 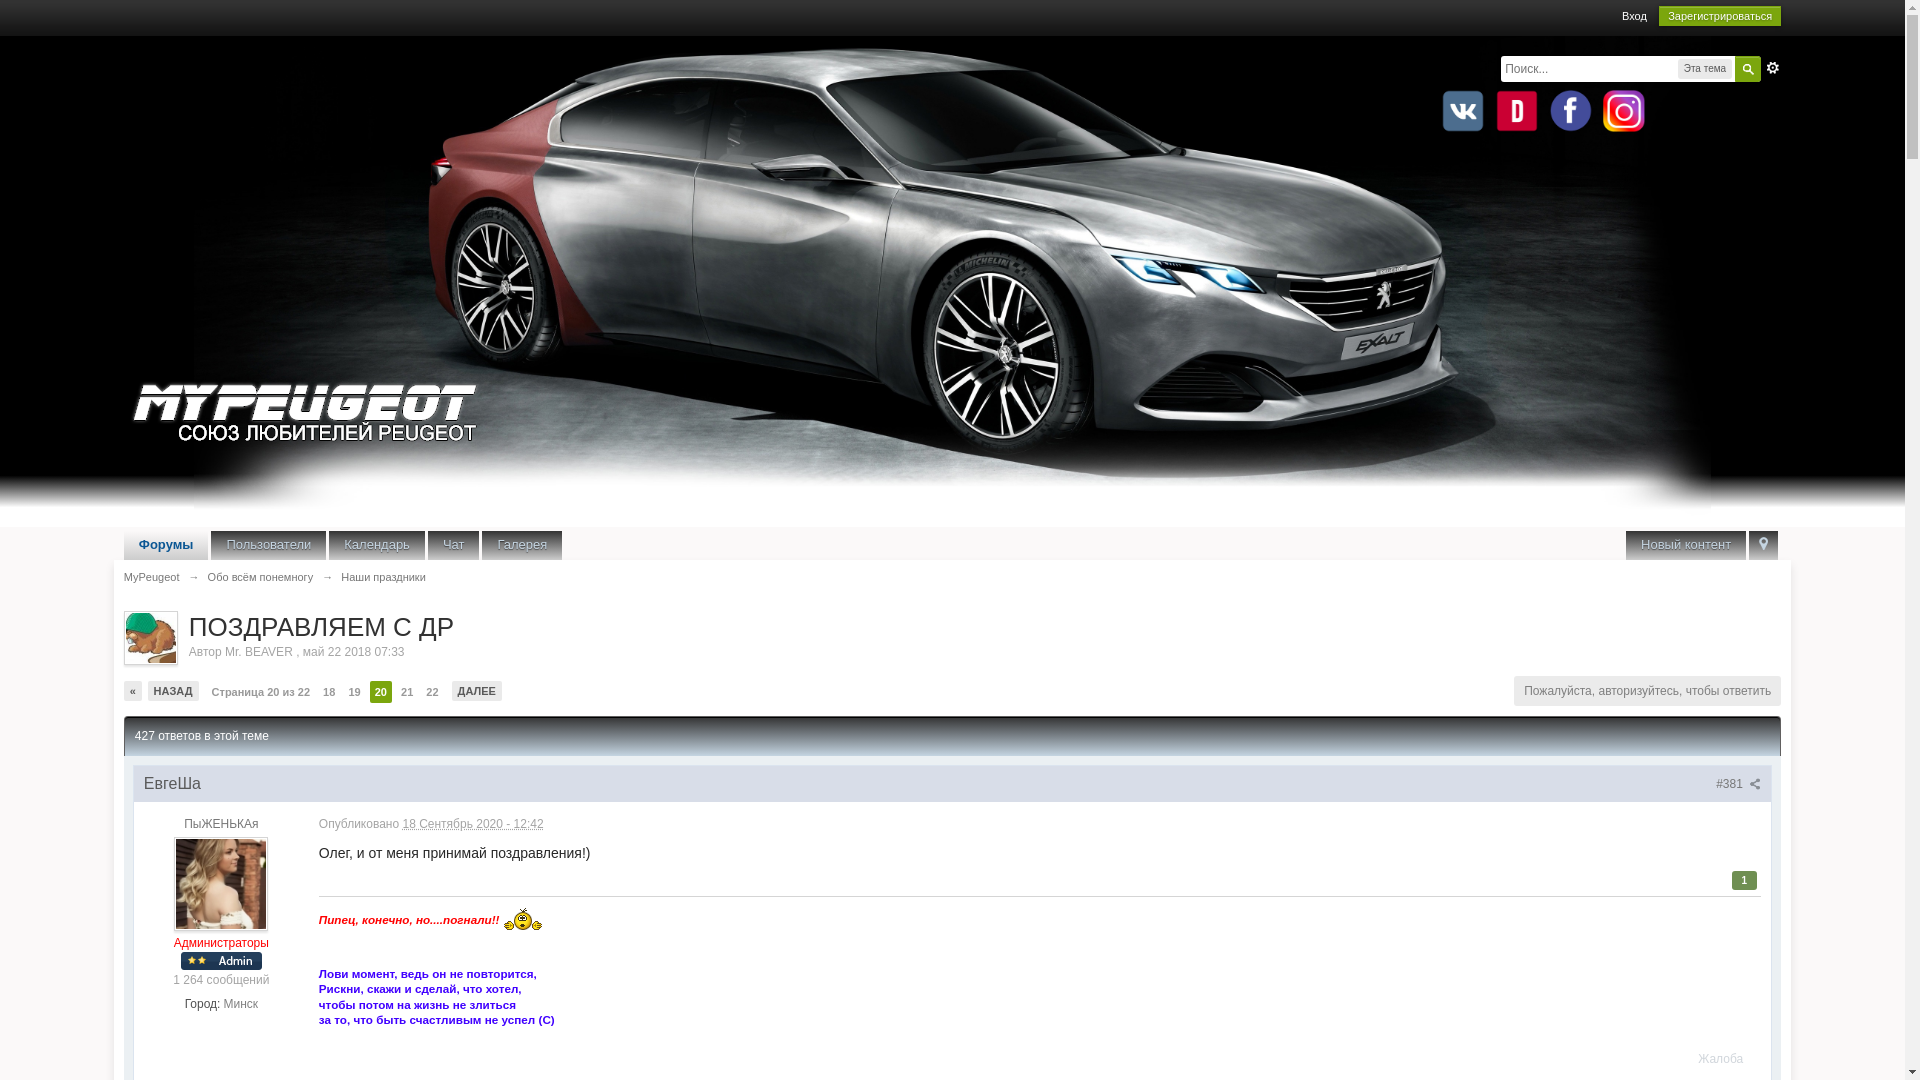 What do you see at coordinates (1544, 111) in the screenshot?
I see `'Facebook'` at bounding box center [1544, 111].